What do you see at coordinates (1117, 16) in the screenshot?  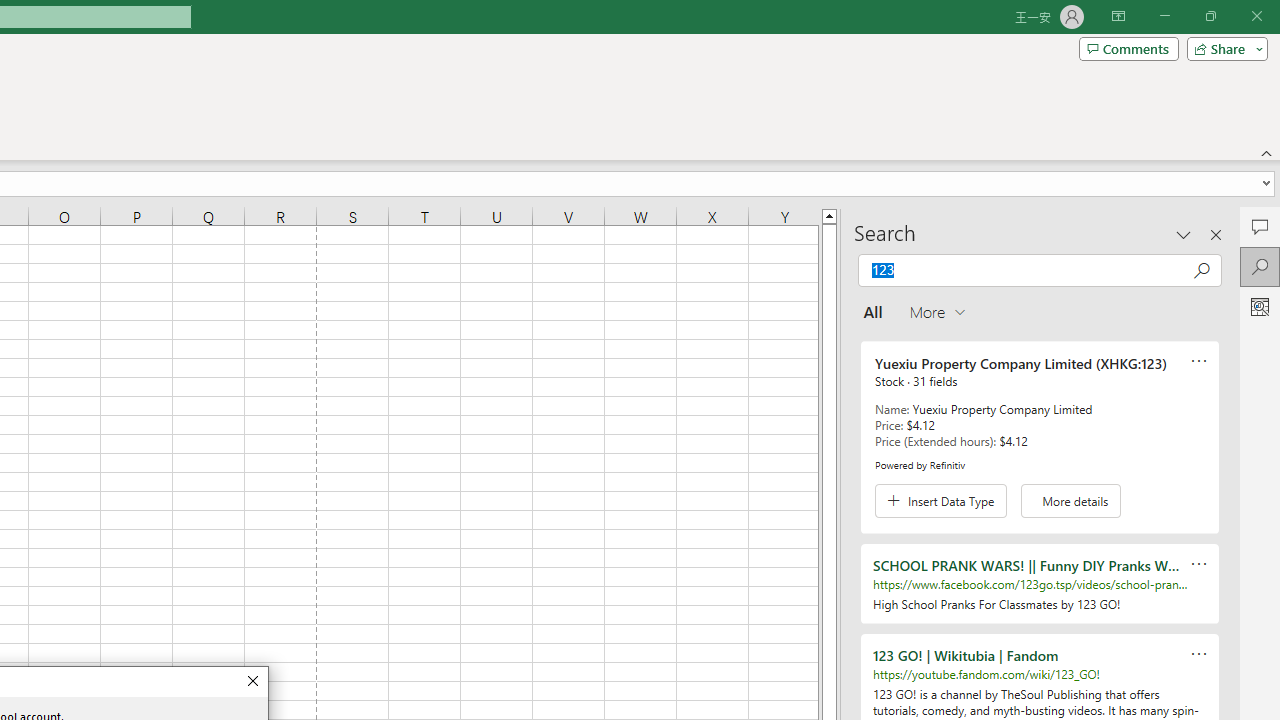 I see `'Ribbon Display Options'` at bounding box center [1117, 16].